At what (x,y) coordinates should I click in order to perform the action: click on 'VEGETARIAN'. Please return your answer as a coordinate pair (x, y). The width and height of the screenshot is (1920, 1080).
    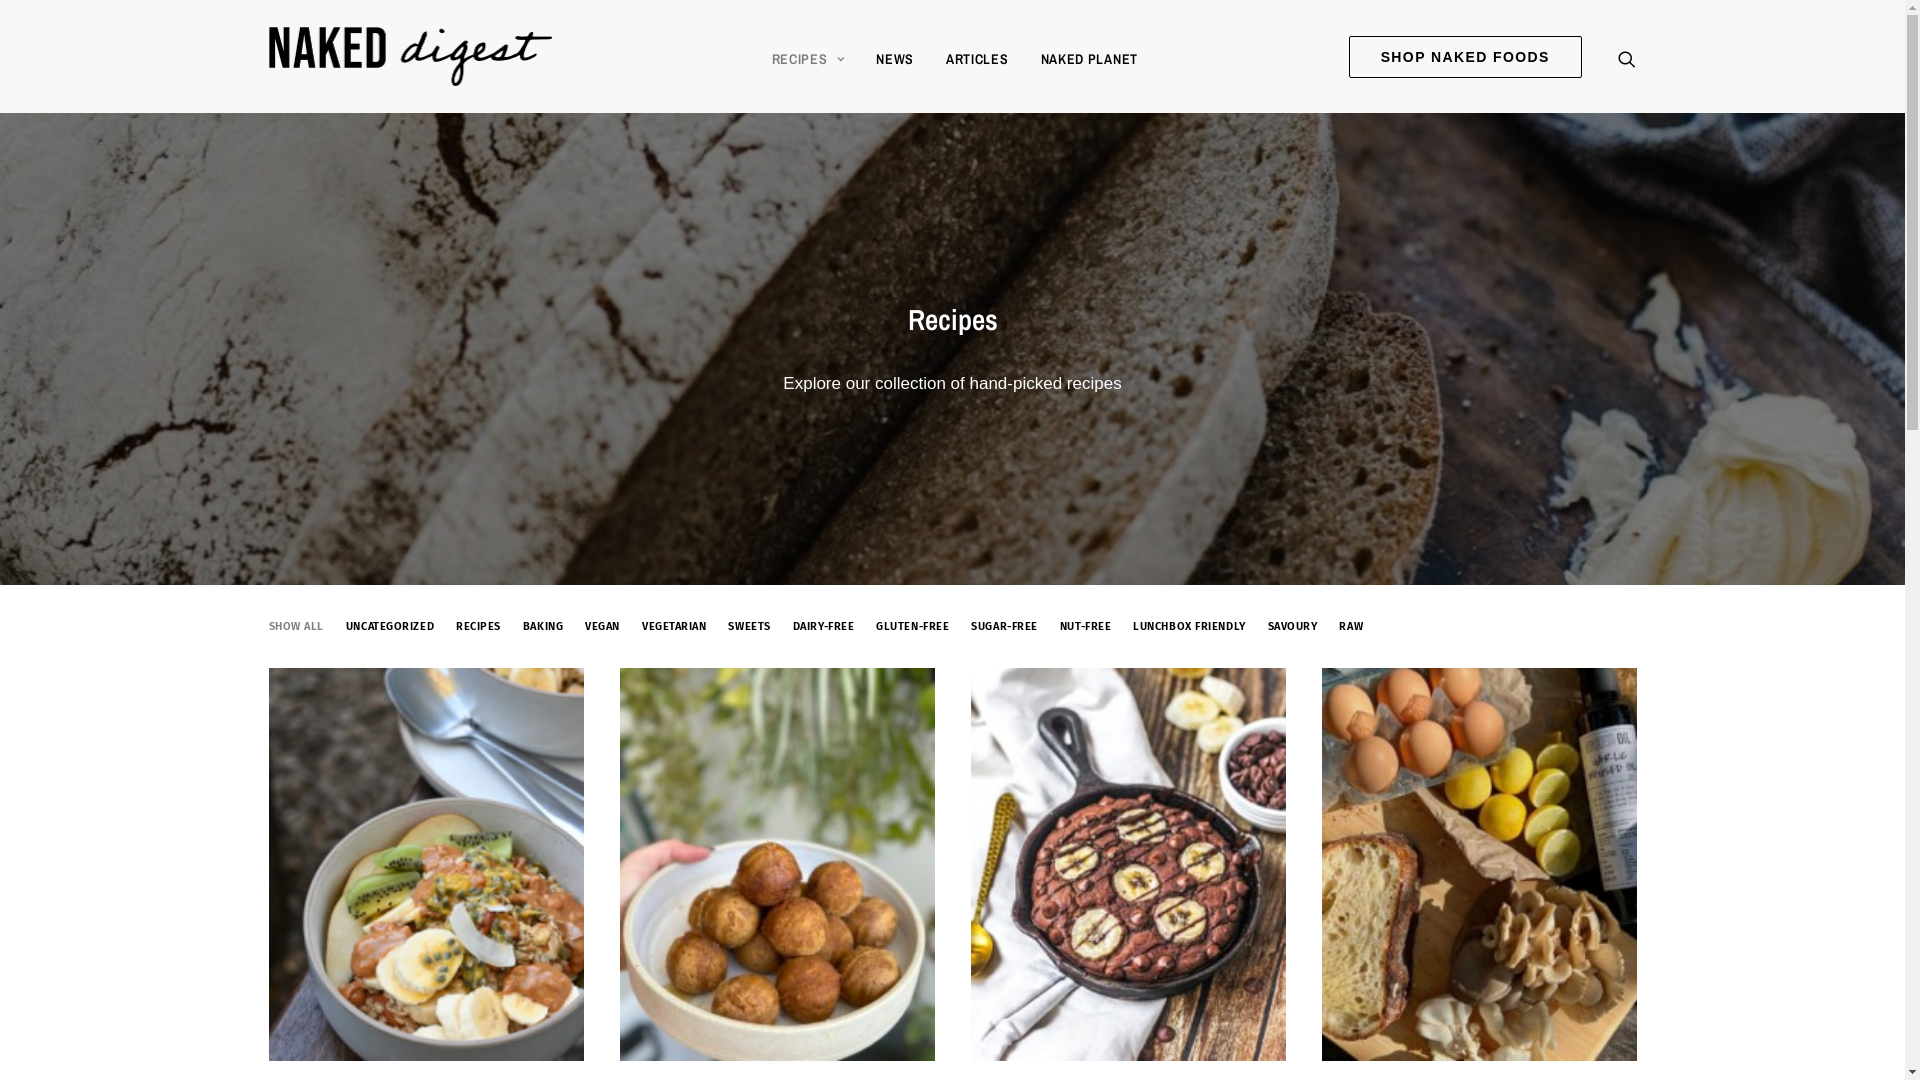
    Looking at the image, I should click on (674, 625).